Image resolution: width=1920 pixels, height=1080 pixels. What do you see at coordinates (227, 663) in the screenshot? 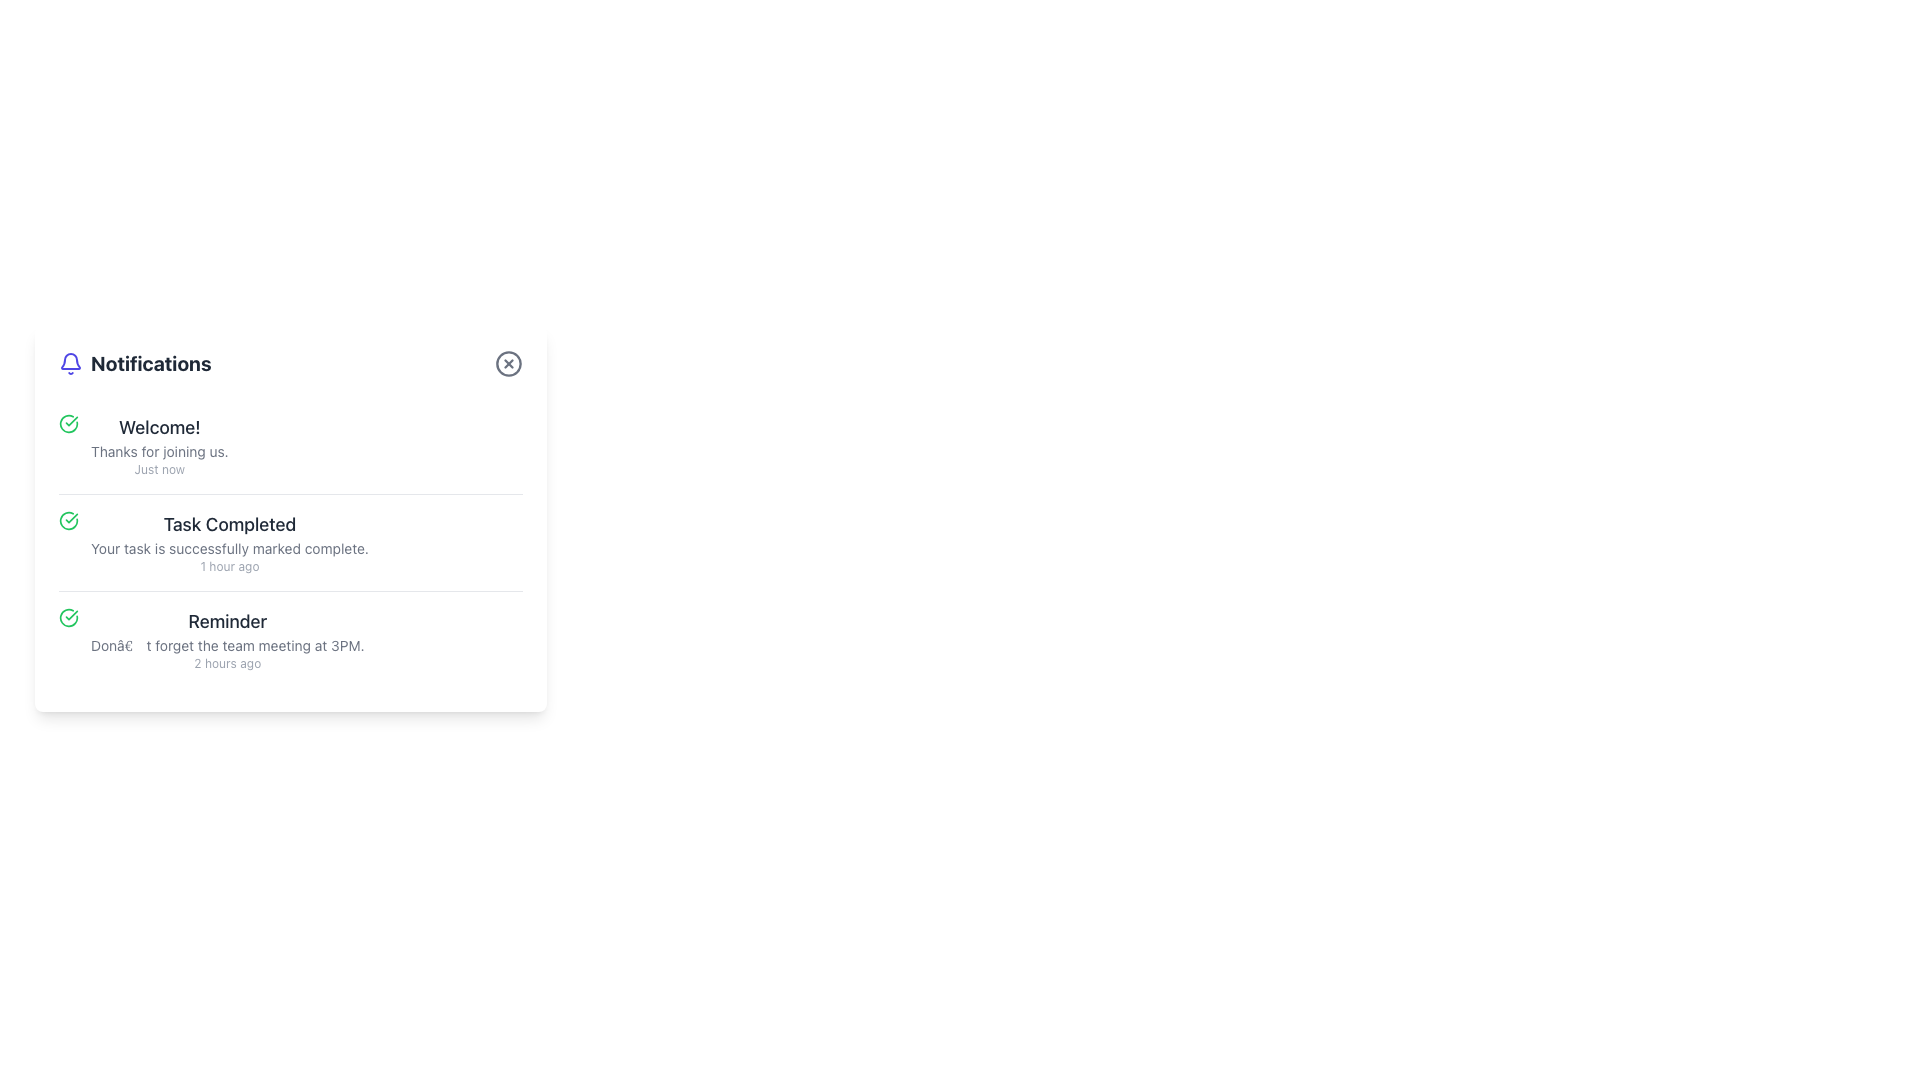
I see `text label displaying '2 hours ago' located below the notification message titled 'Reminder'` at bounding box center [227, 663].